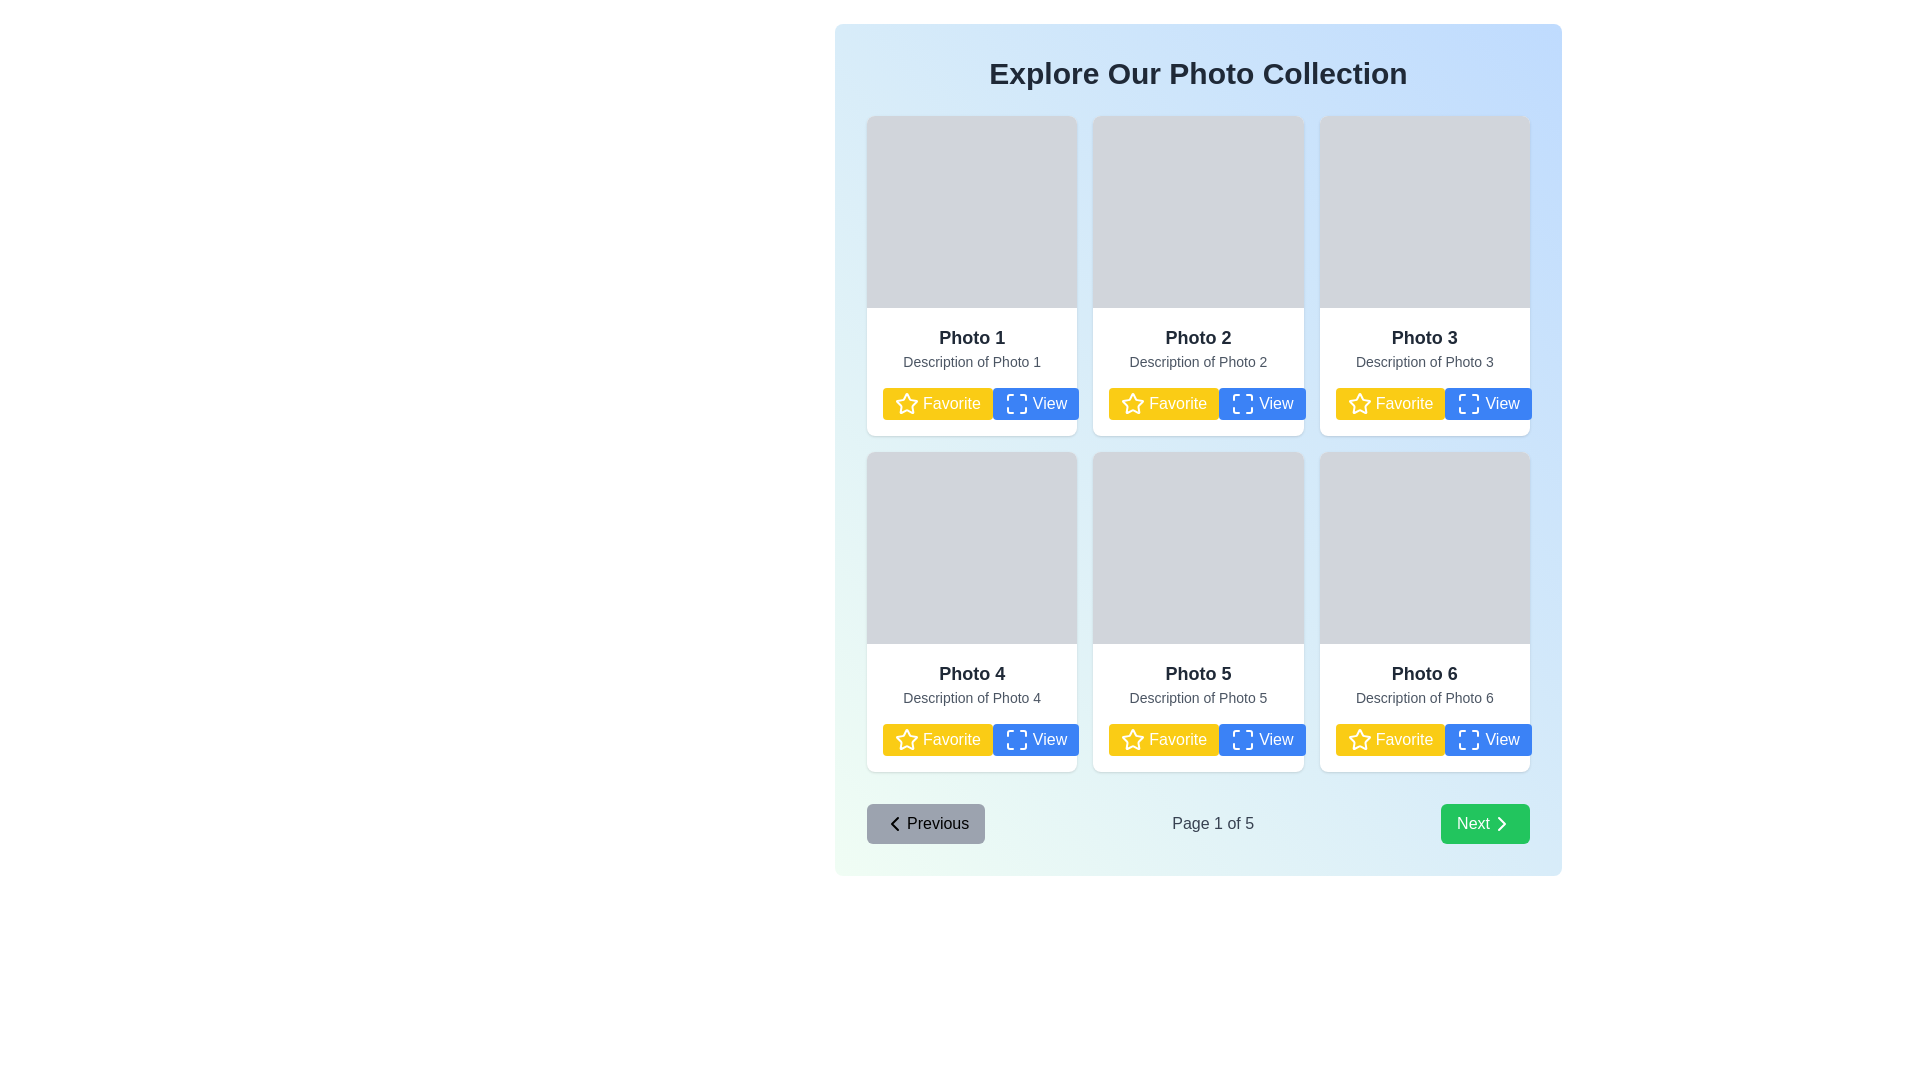 This screenshot has height=1080, width=1920. Describe the element at coordinates (972, 707) in the screenshot. I see `textual content of the card displaying metadata about 'Photo 4', located in the bottom-left corner of the photo collection grid` at that location.